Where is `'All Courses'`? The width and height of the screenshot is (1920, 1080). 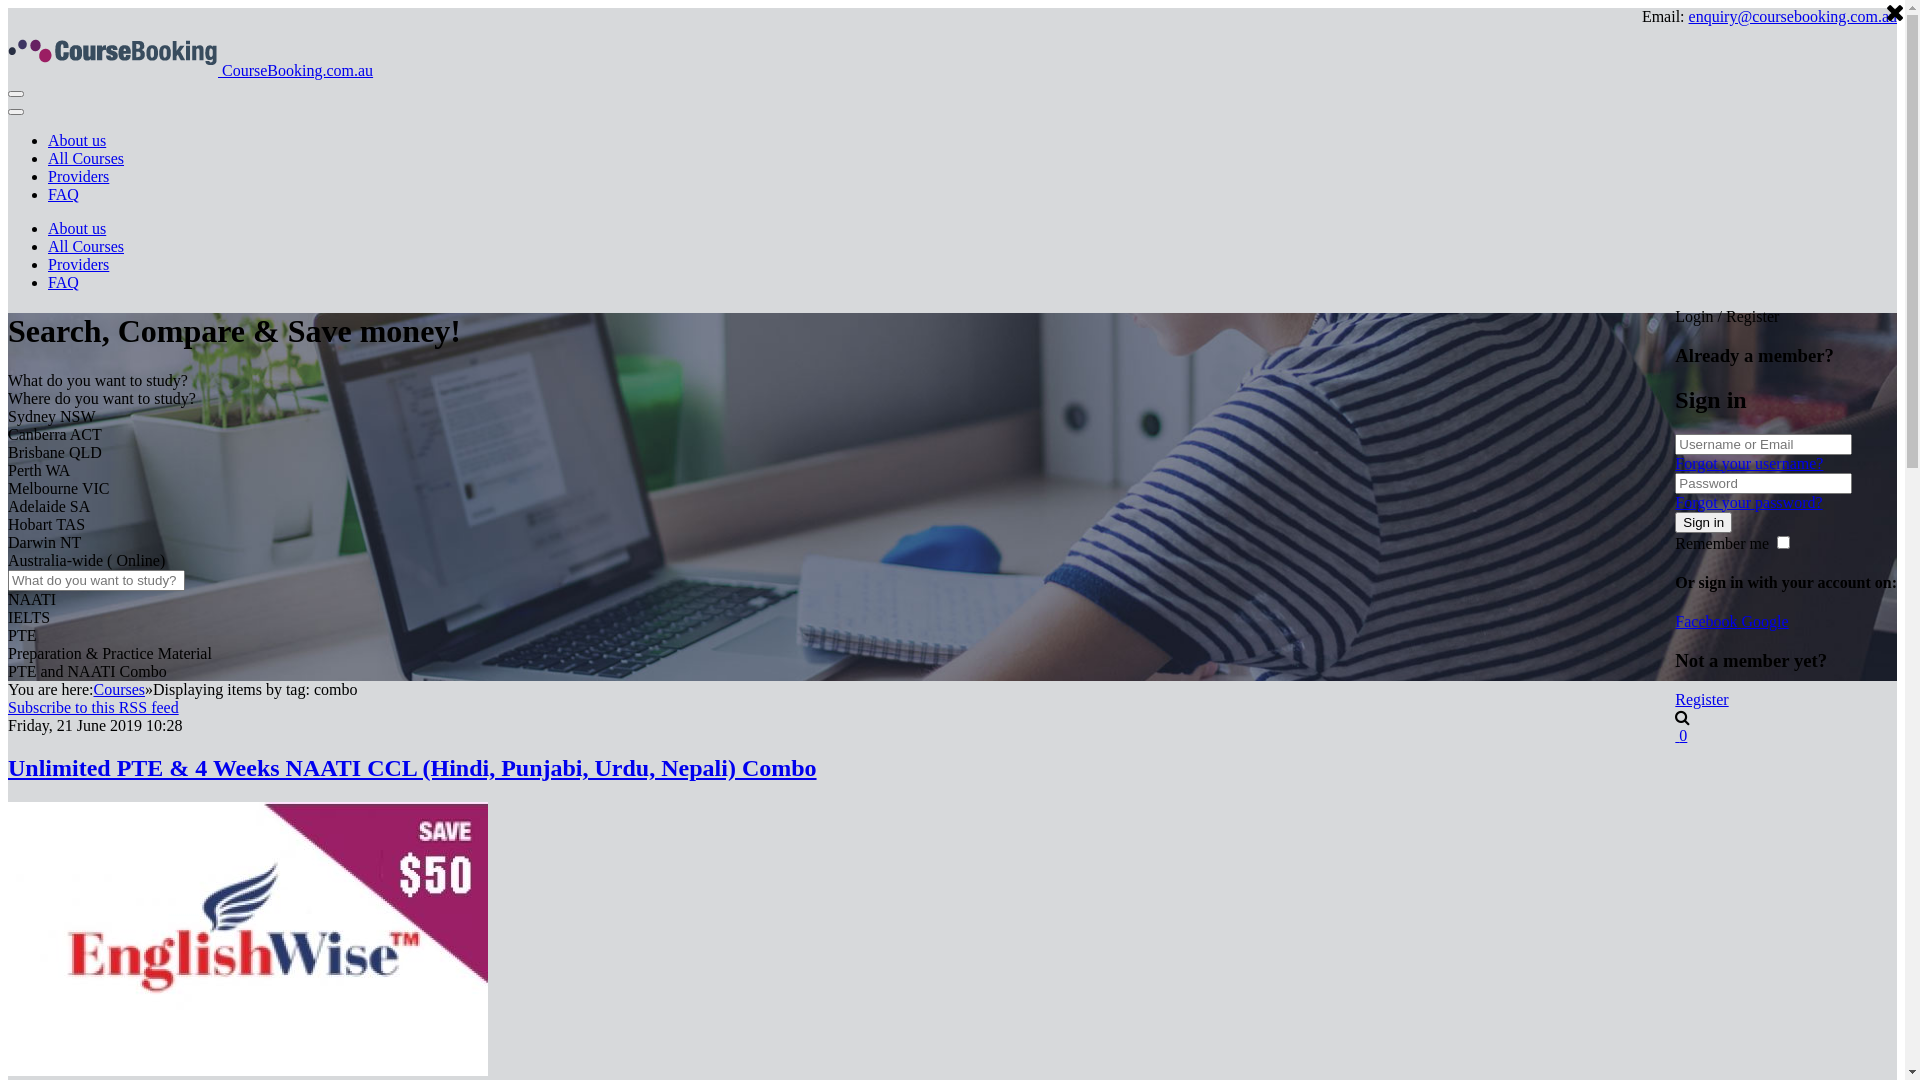 'All Courses' is located at coordinates (85, 245).